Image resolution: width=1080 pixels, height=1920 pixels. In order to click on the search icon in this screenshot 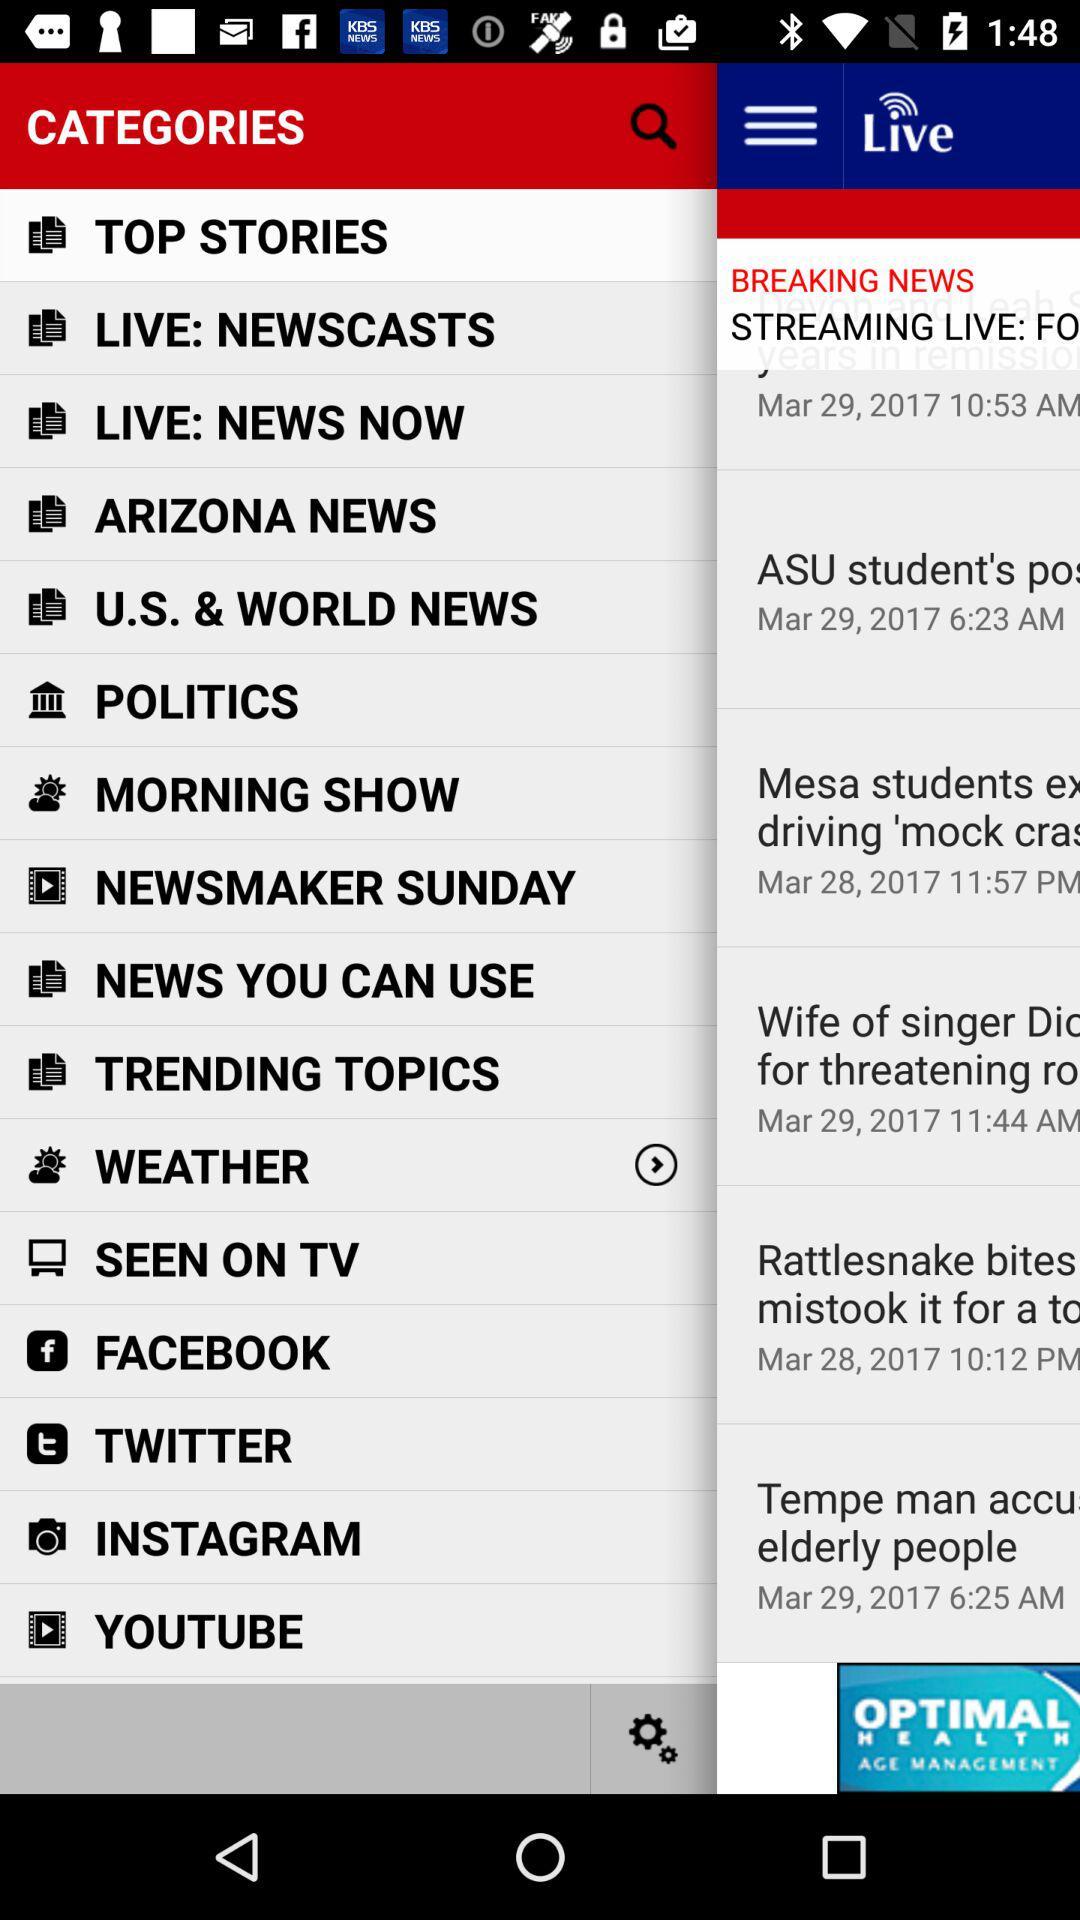, I will do `click(654, 124)`.